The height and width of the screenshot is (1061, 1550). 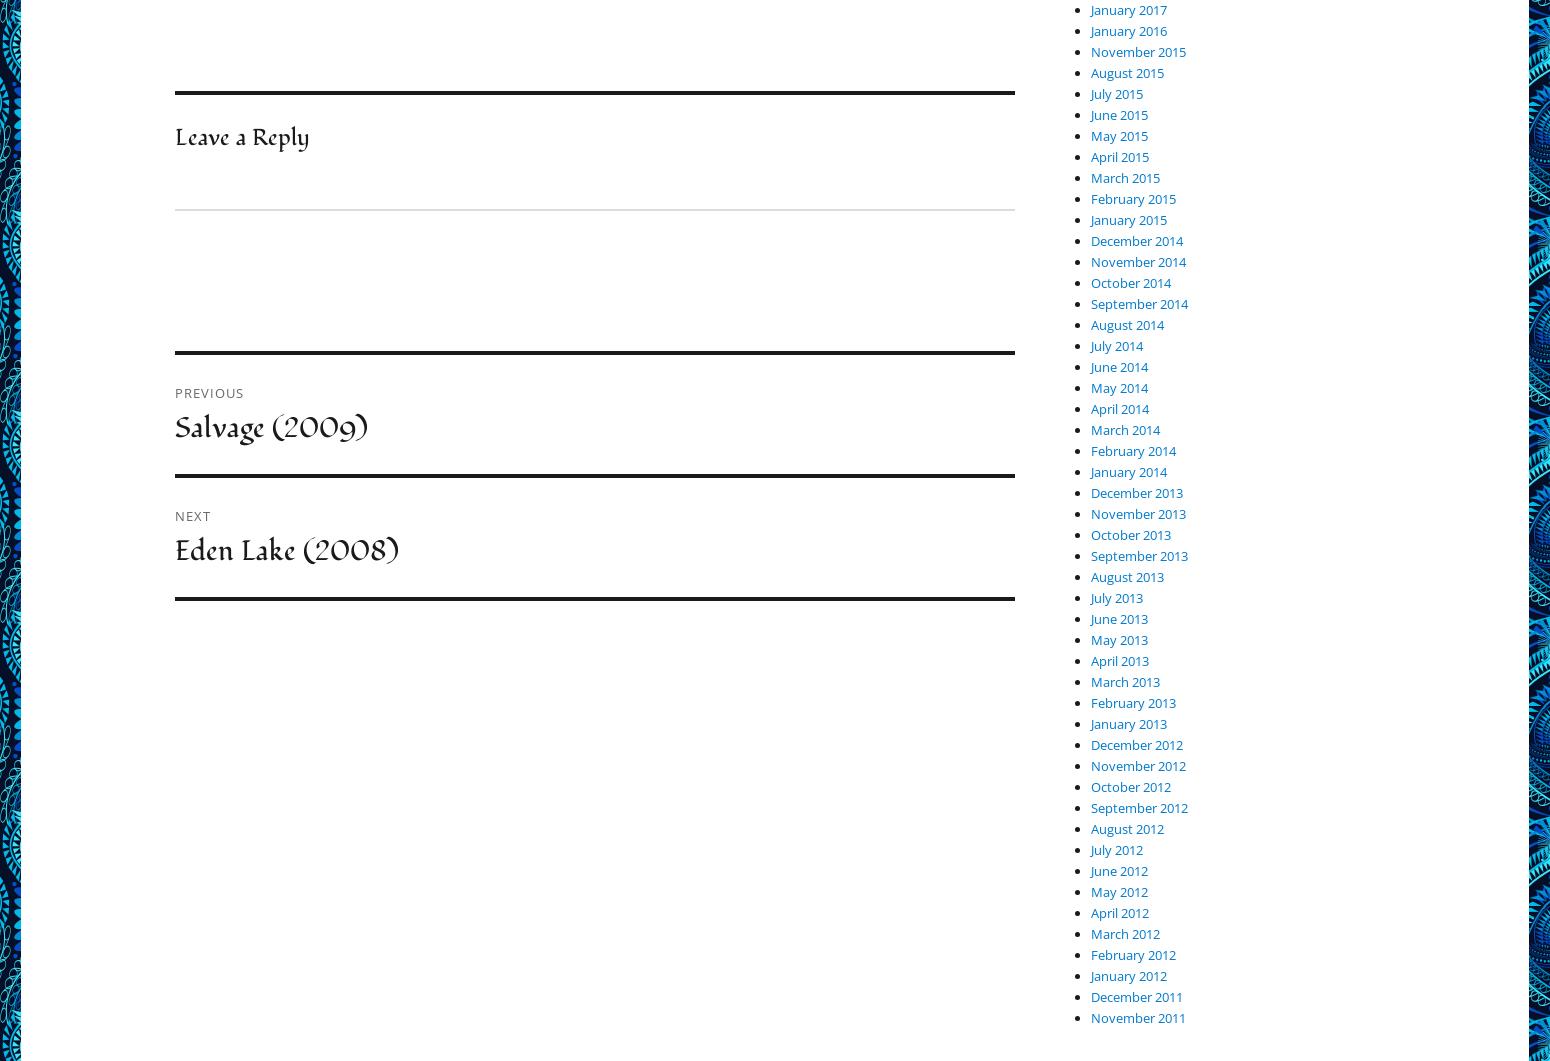 What do you see at coordinates (1115, 596) in the screenshot?
I see `'July 2013'` at bounding box center [1115, 596].